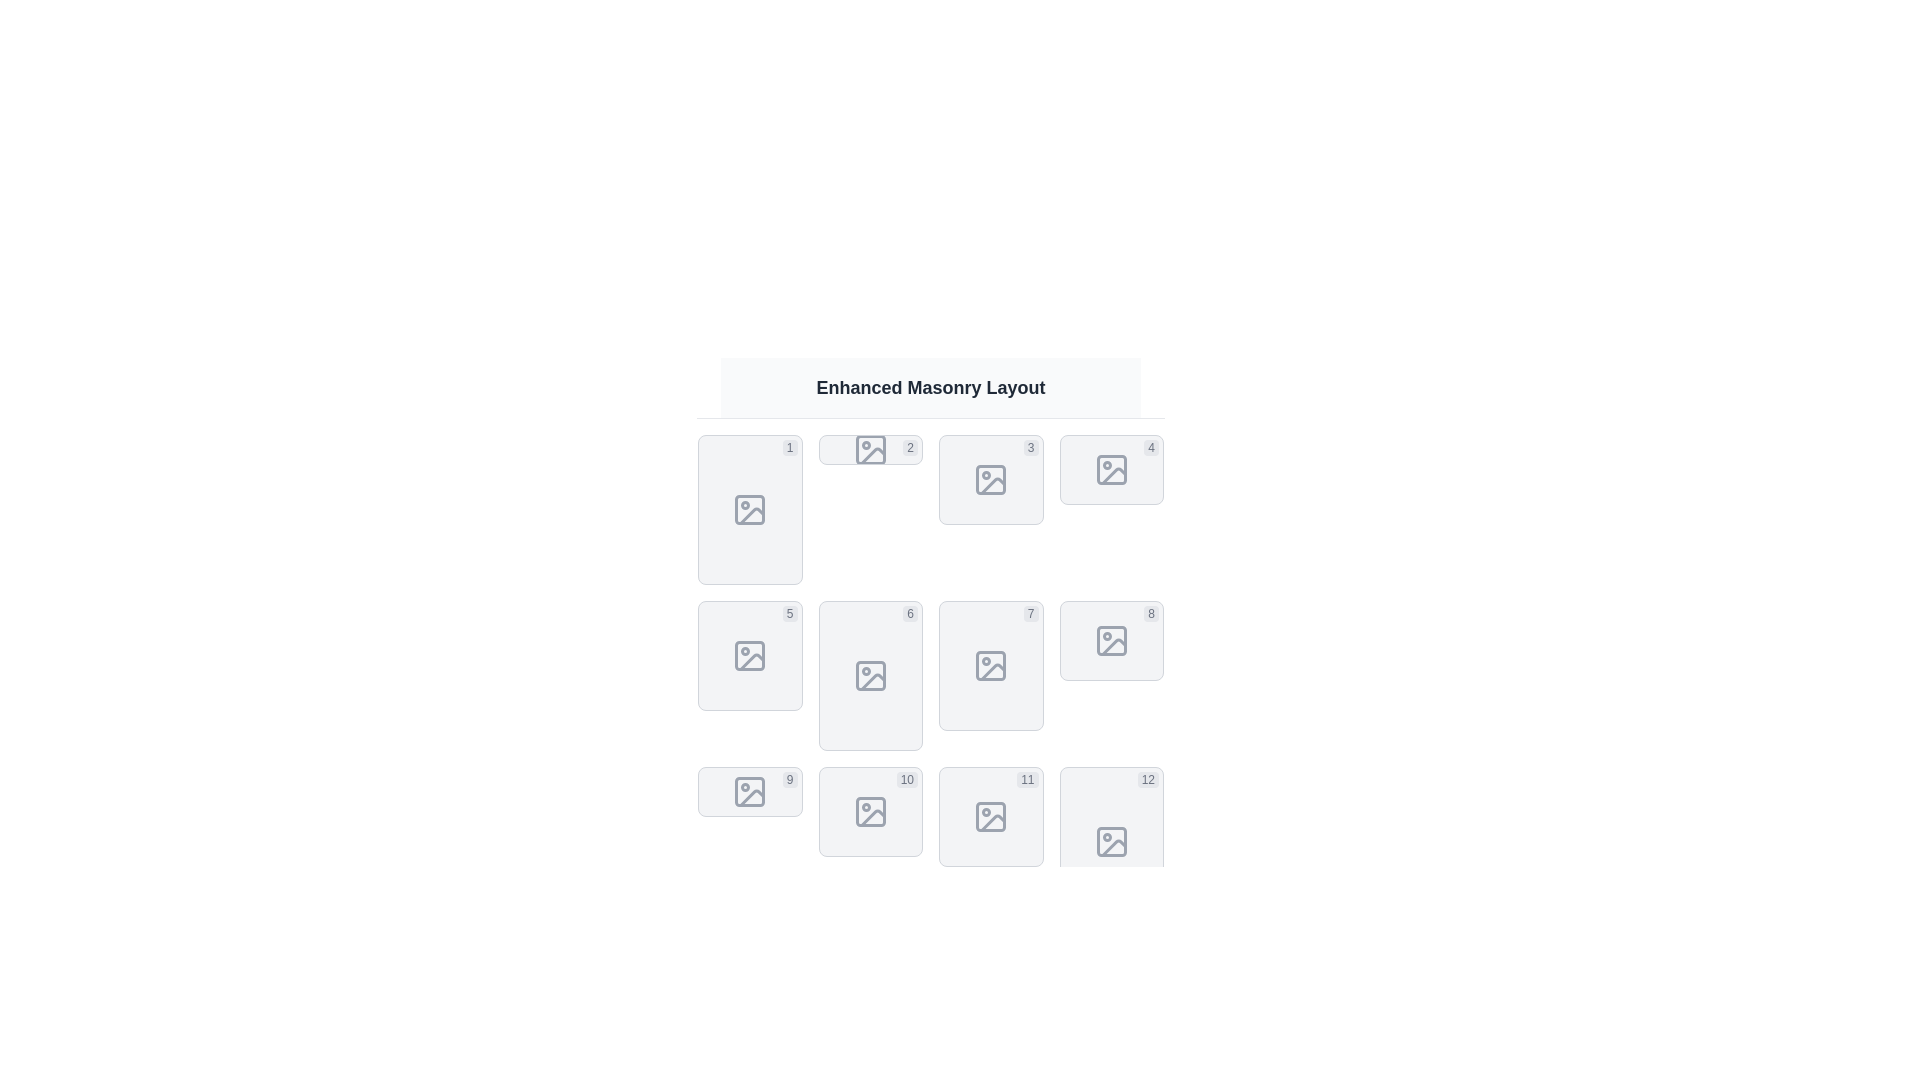 This screenshot has width=1920, height=1080. What do you see at coordinates (1110, 640) in the screenshot?
I see `the eighth card or tile element in the grid layout, which serves as a placeholder or preview for a media item` at bounding box center [1110, 640].